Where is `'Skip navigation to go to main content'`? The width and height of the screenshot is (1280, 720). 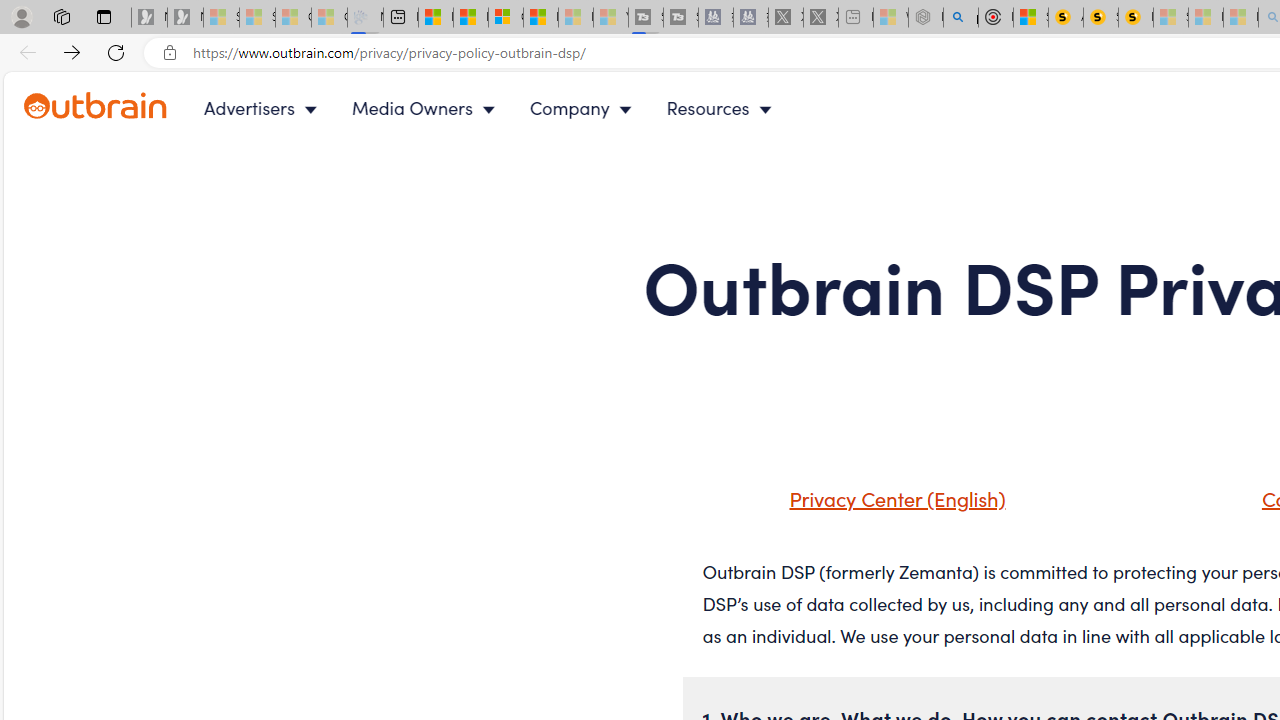
'Skip navigation to go to main content' is located at coordinates (60, 82).